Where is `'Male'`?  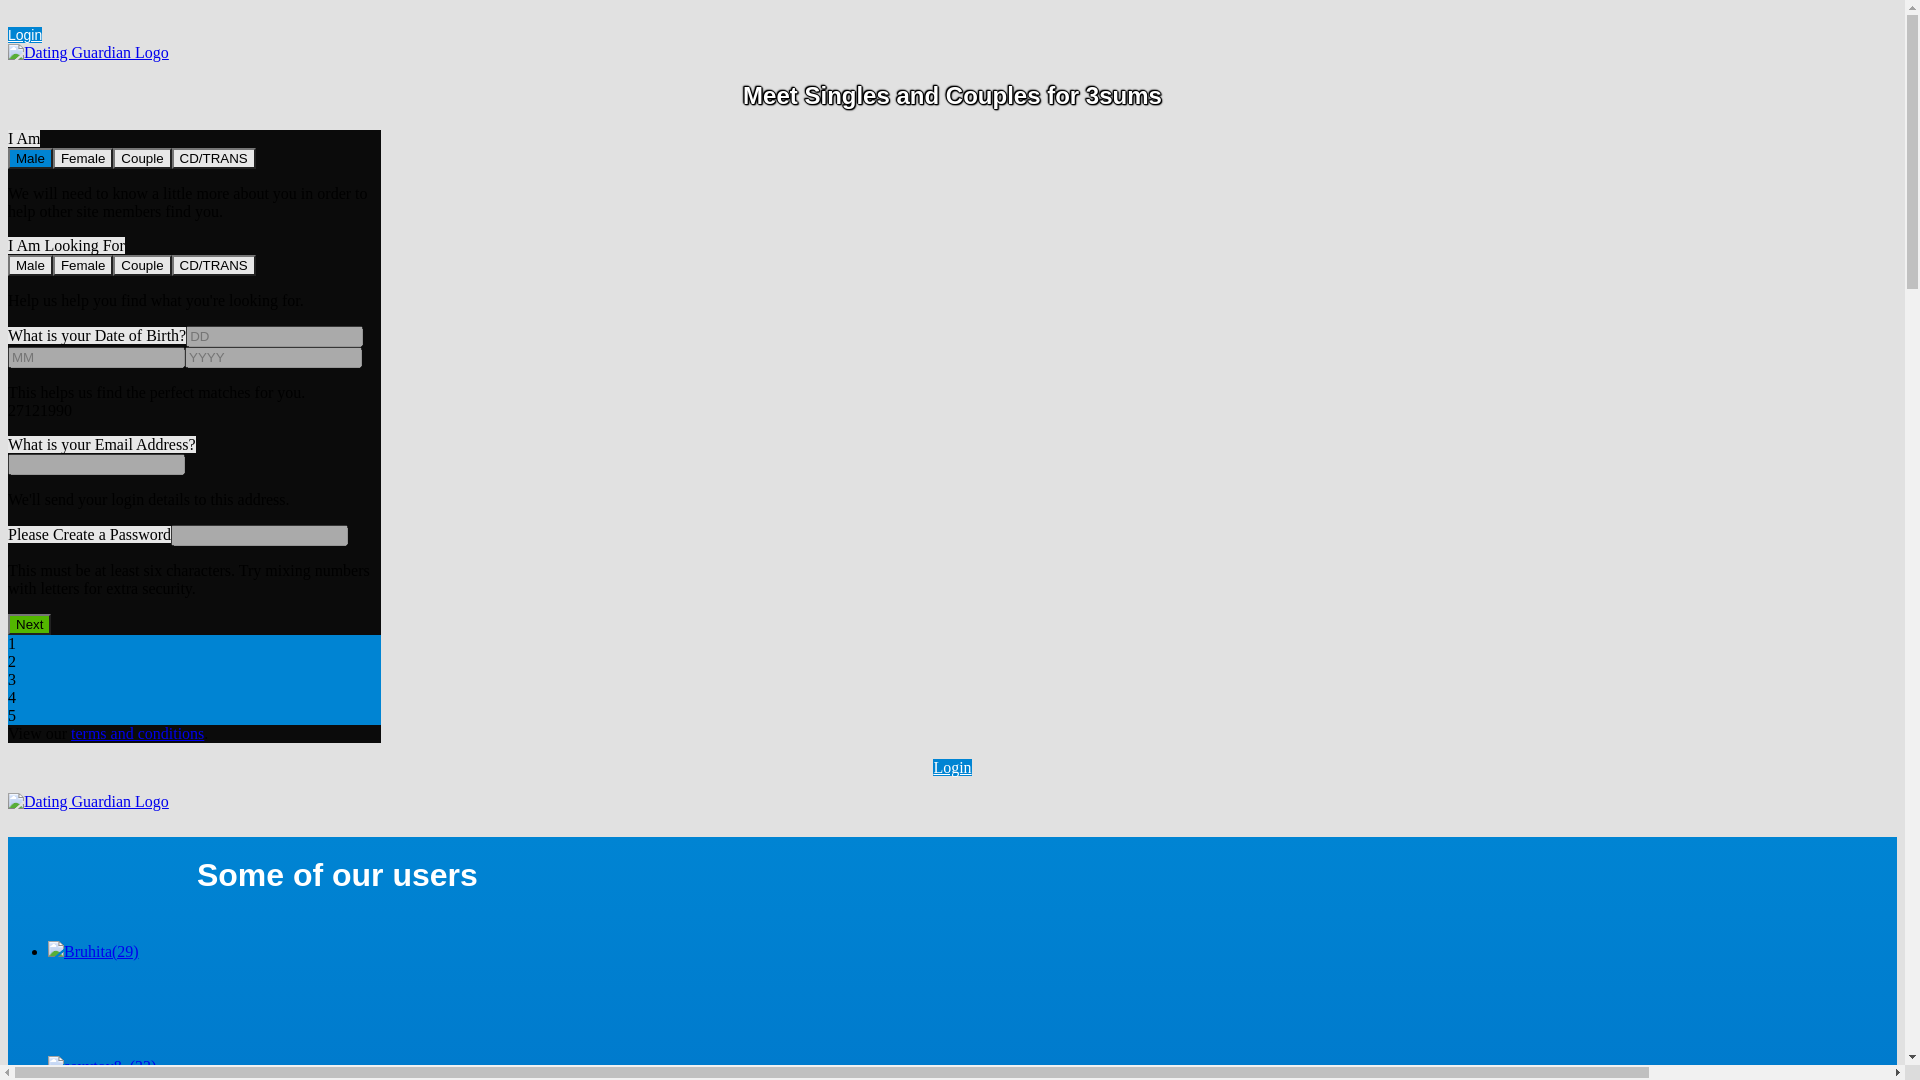
'Male' is located at coordinates (30, 157).